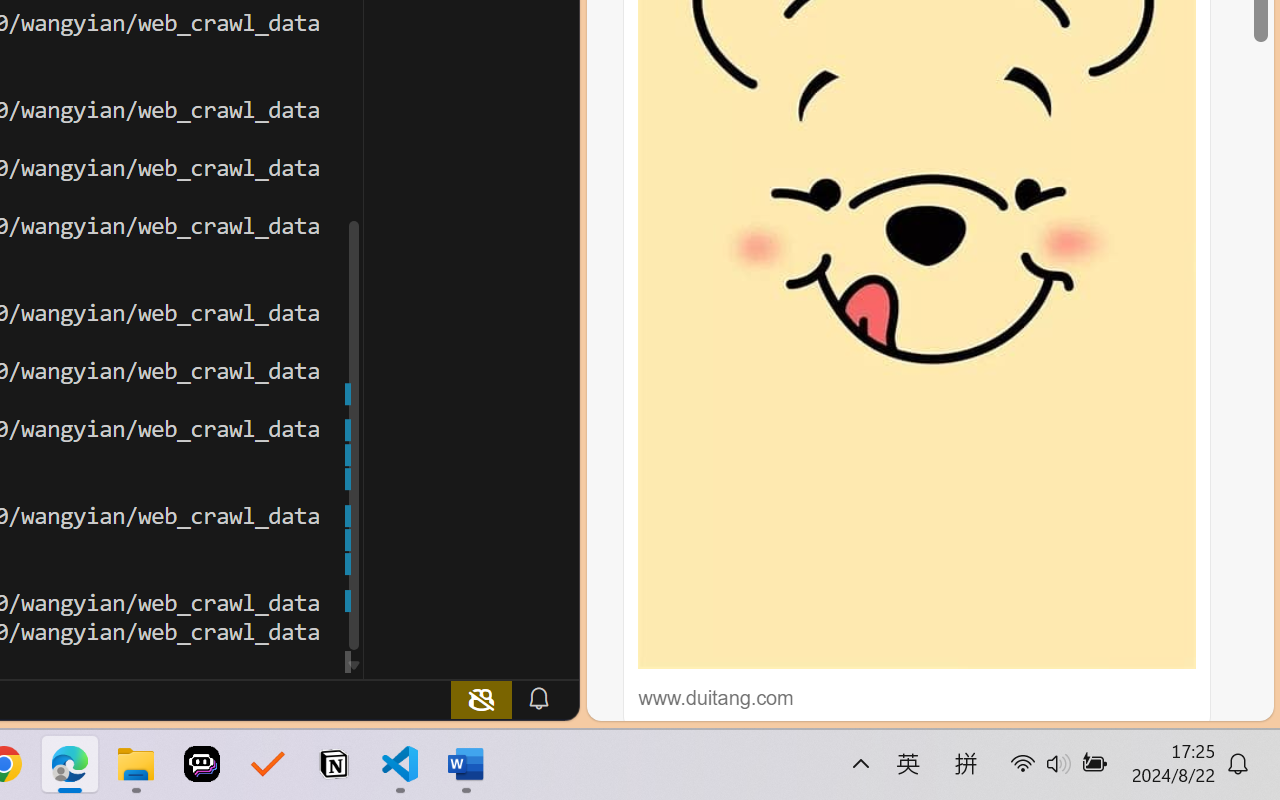 This screenshot has height=800, width=1280. What do you see at coordinates (481, 698) in the screenshot?
I see `'copilot-notconnected, Copilot error (click for details)'` at bounding box center [481, 698].